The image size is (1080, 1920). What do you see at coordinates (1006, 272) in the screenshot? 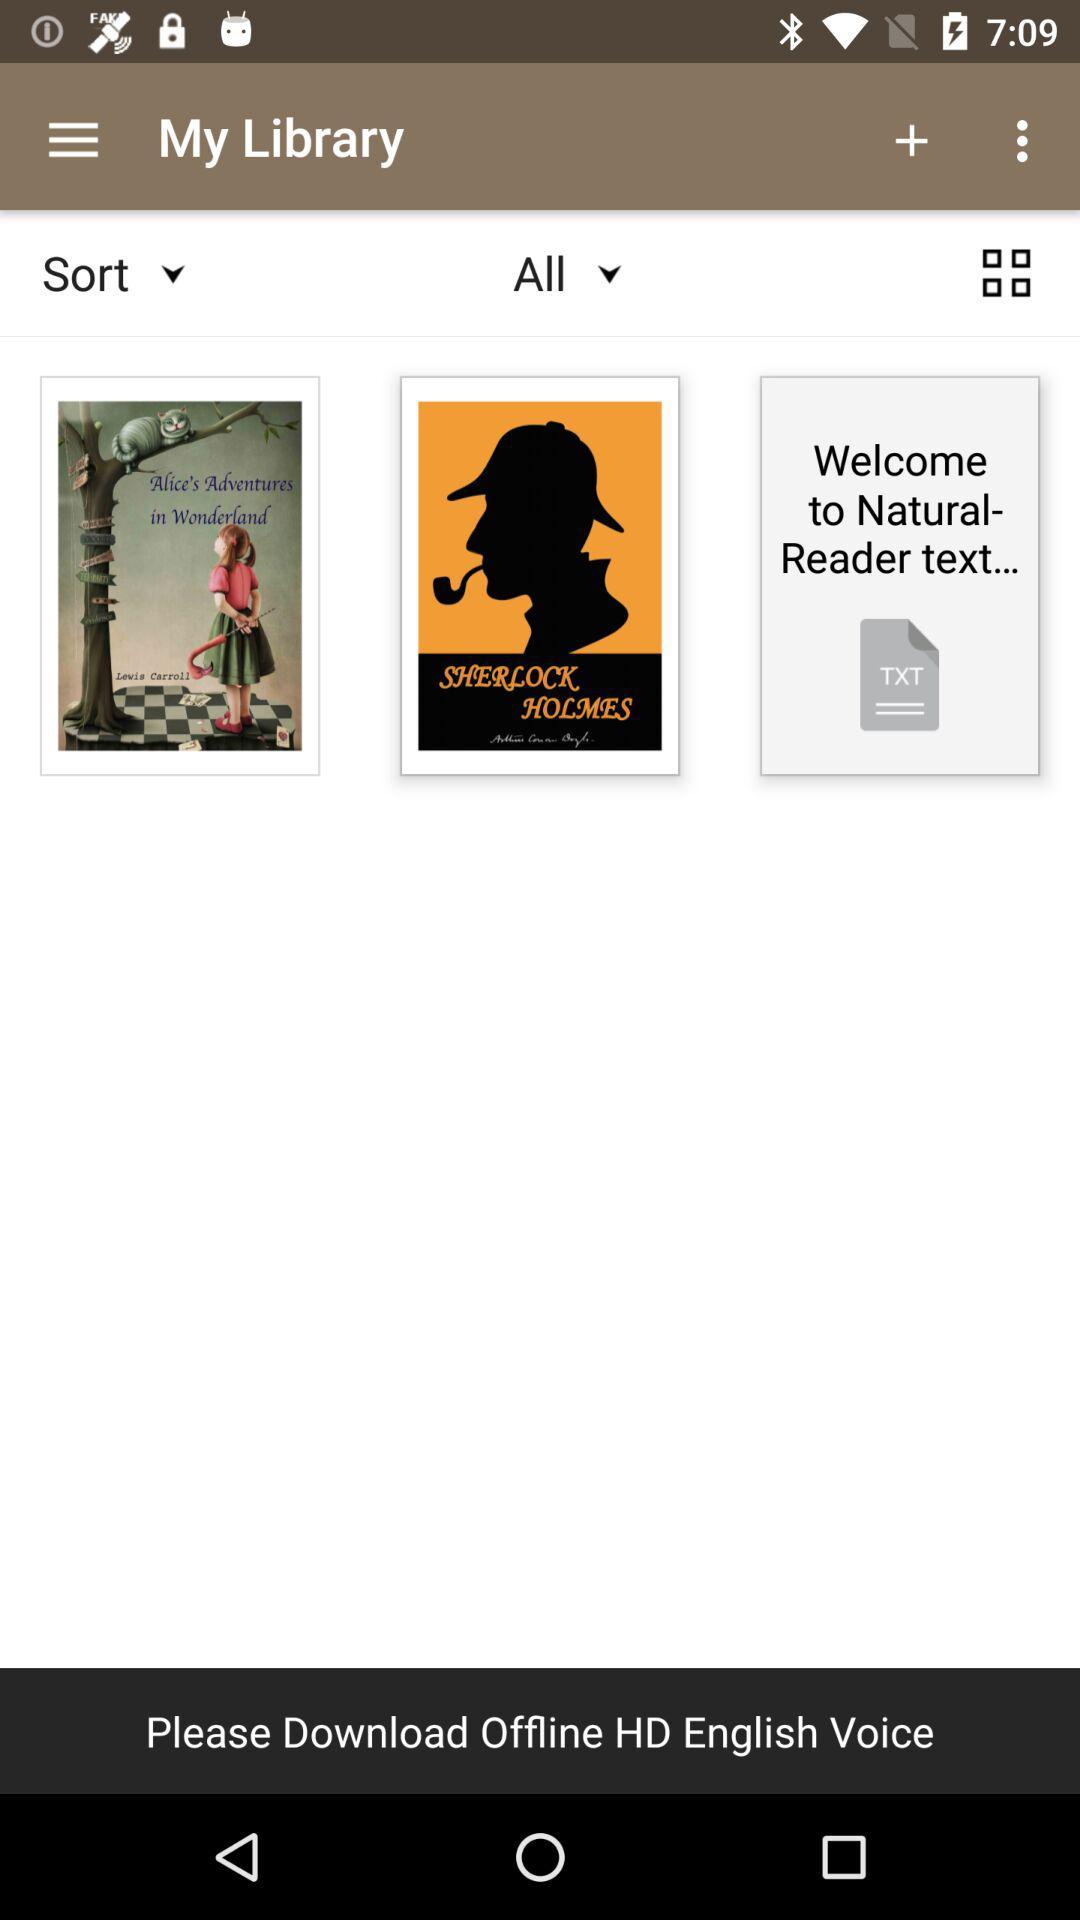
I see `menu button` at bounding box center [1006, 272].